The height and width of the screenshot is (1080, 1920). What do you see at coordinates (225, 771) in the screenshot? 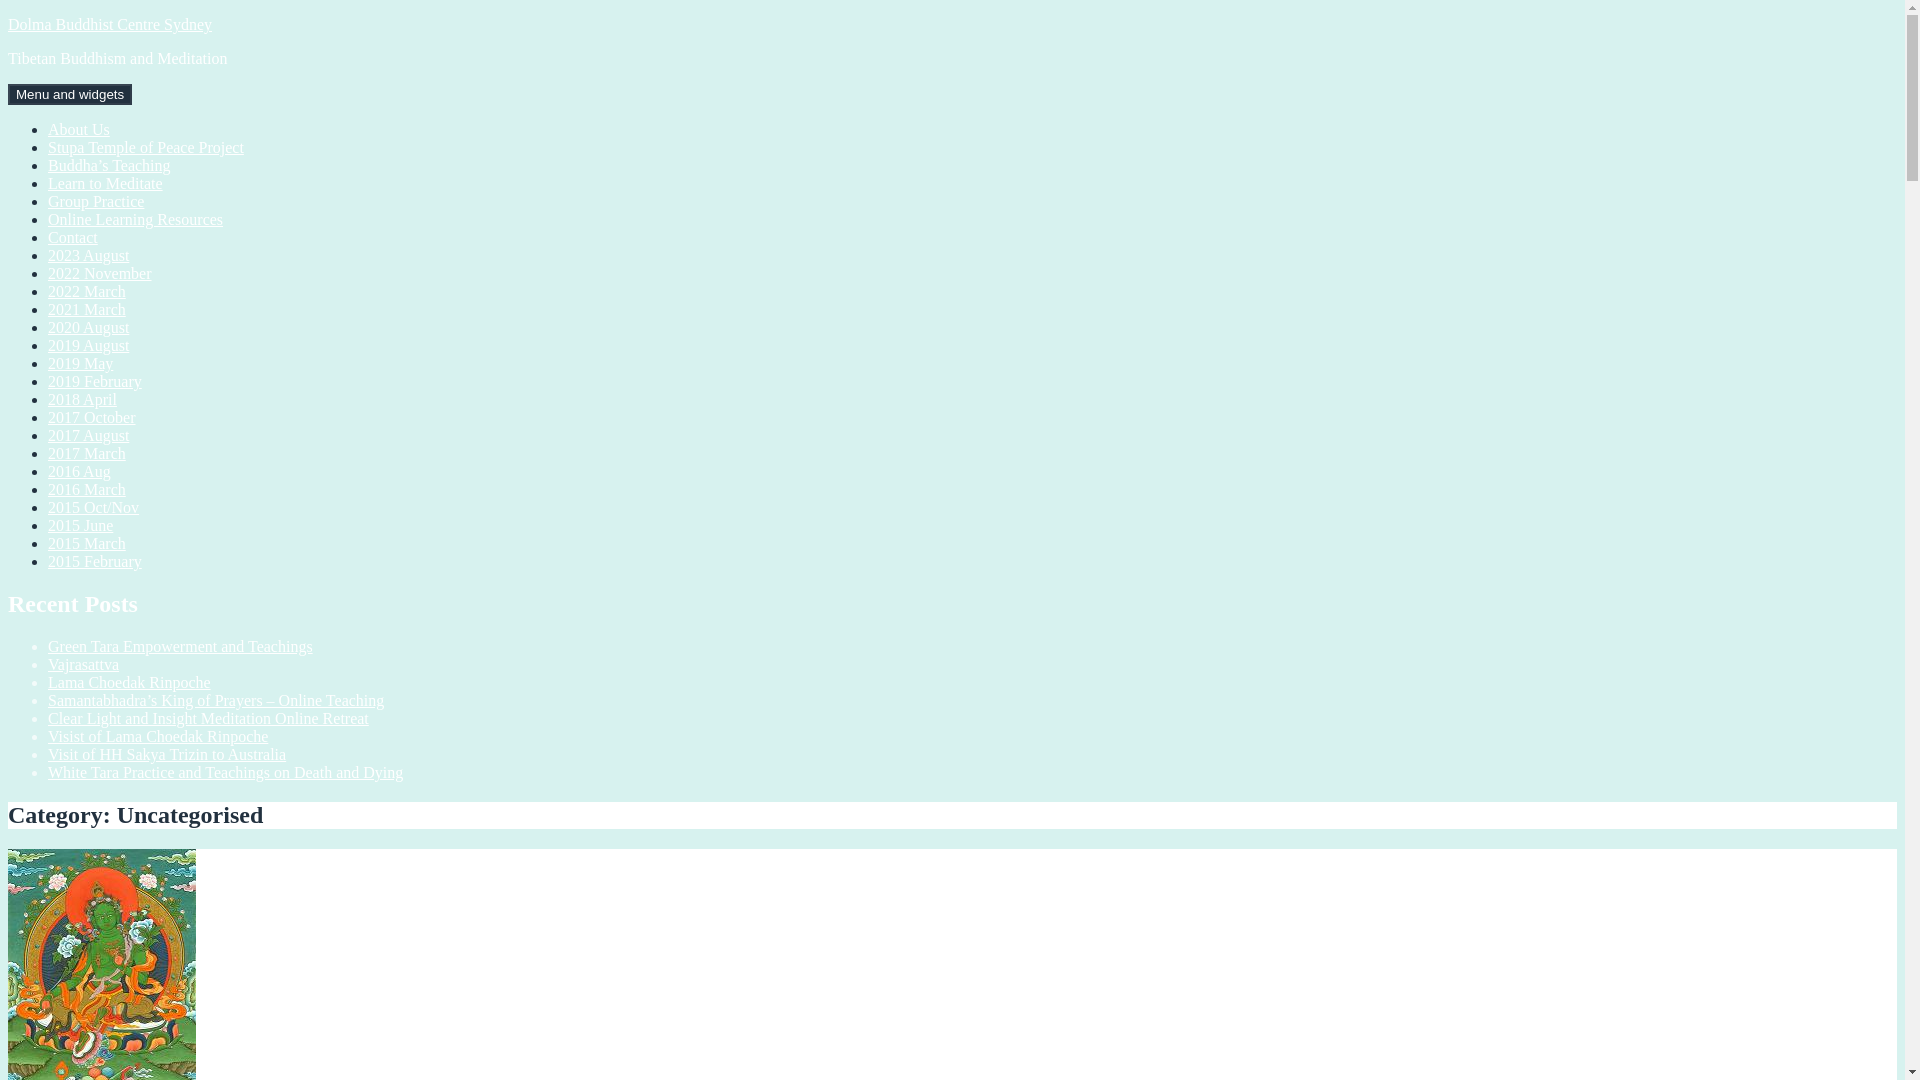
I see `'White Tara Practice and Teachings on Death and Dying'` at bounding box center [225, 771].